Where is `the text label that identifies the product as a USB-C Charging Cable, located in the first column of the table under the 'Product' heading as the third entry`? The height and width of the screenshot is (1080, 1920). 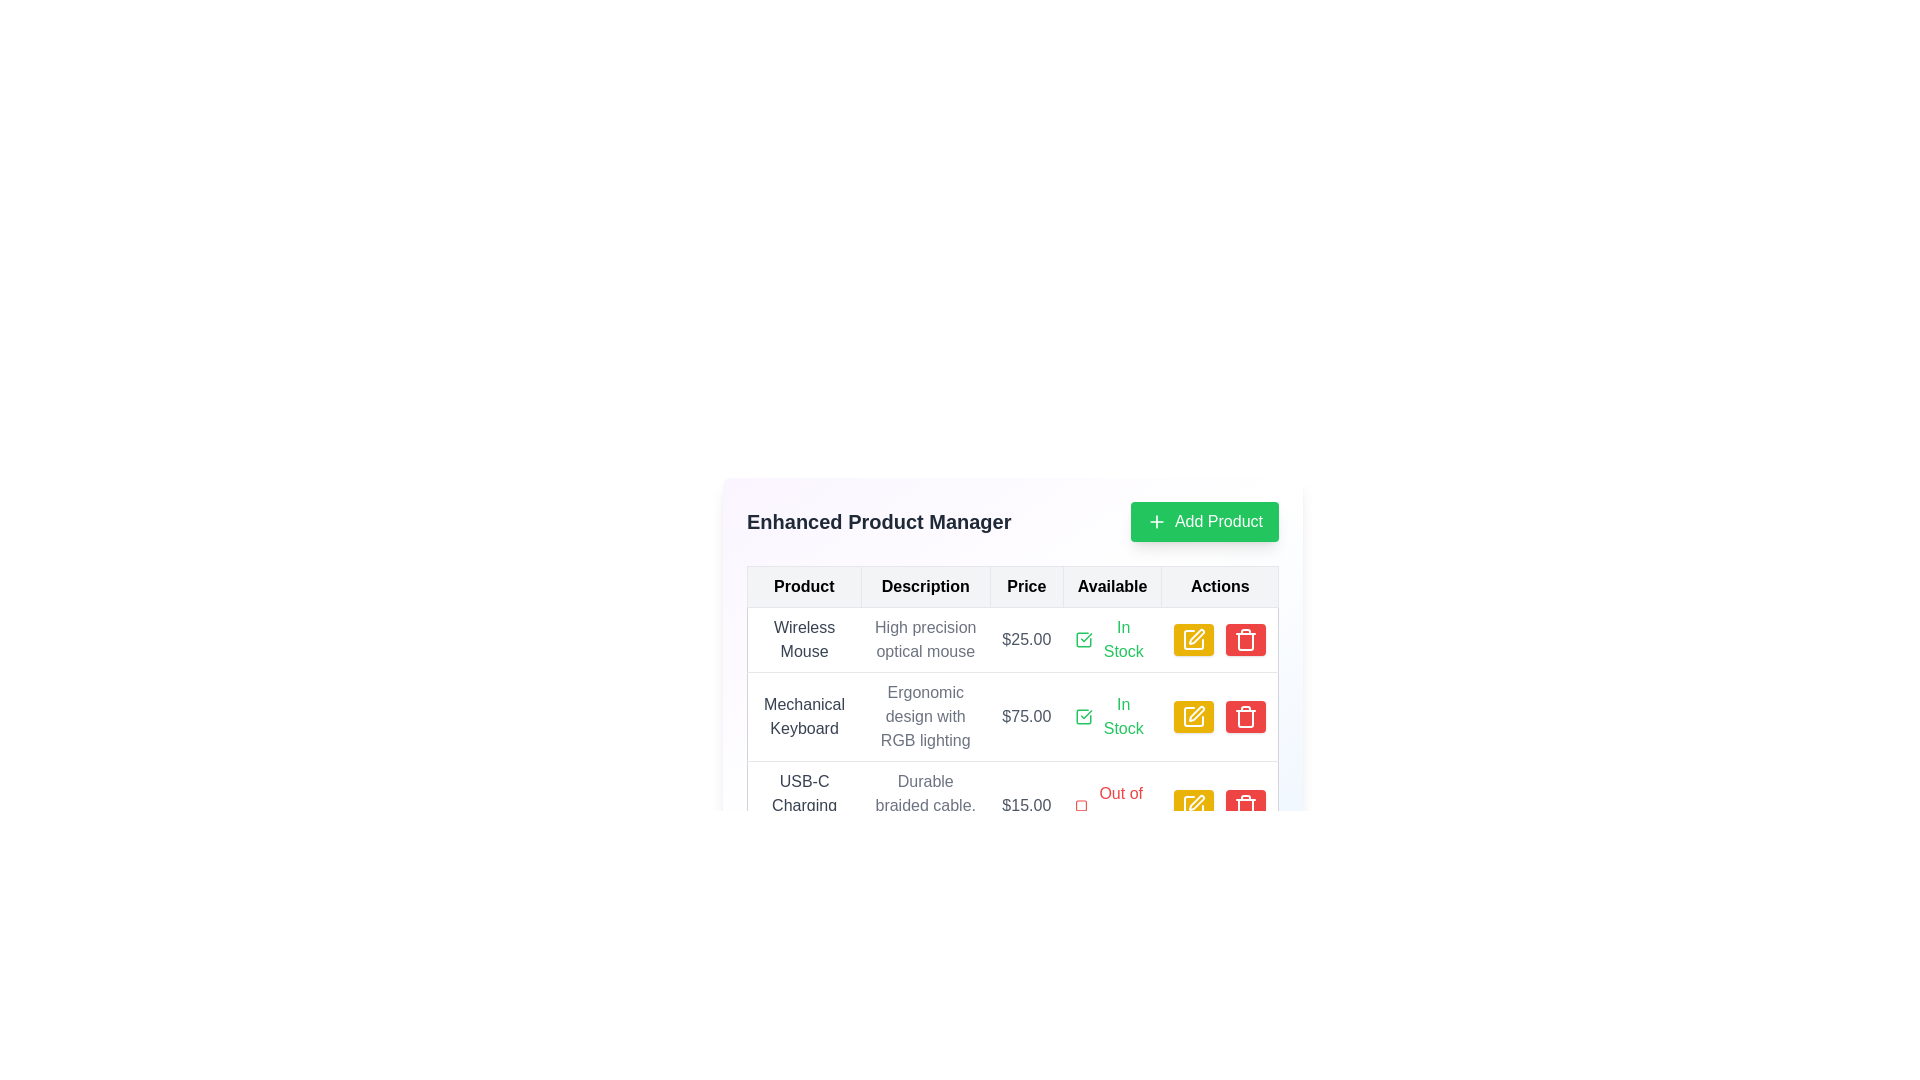
the text label that identifies the product as a USB-C Charging Cable, located in the first column of the table under the 'Product' heading as the third entry is located at coordinates (804, 805).